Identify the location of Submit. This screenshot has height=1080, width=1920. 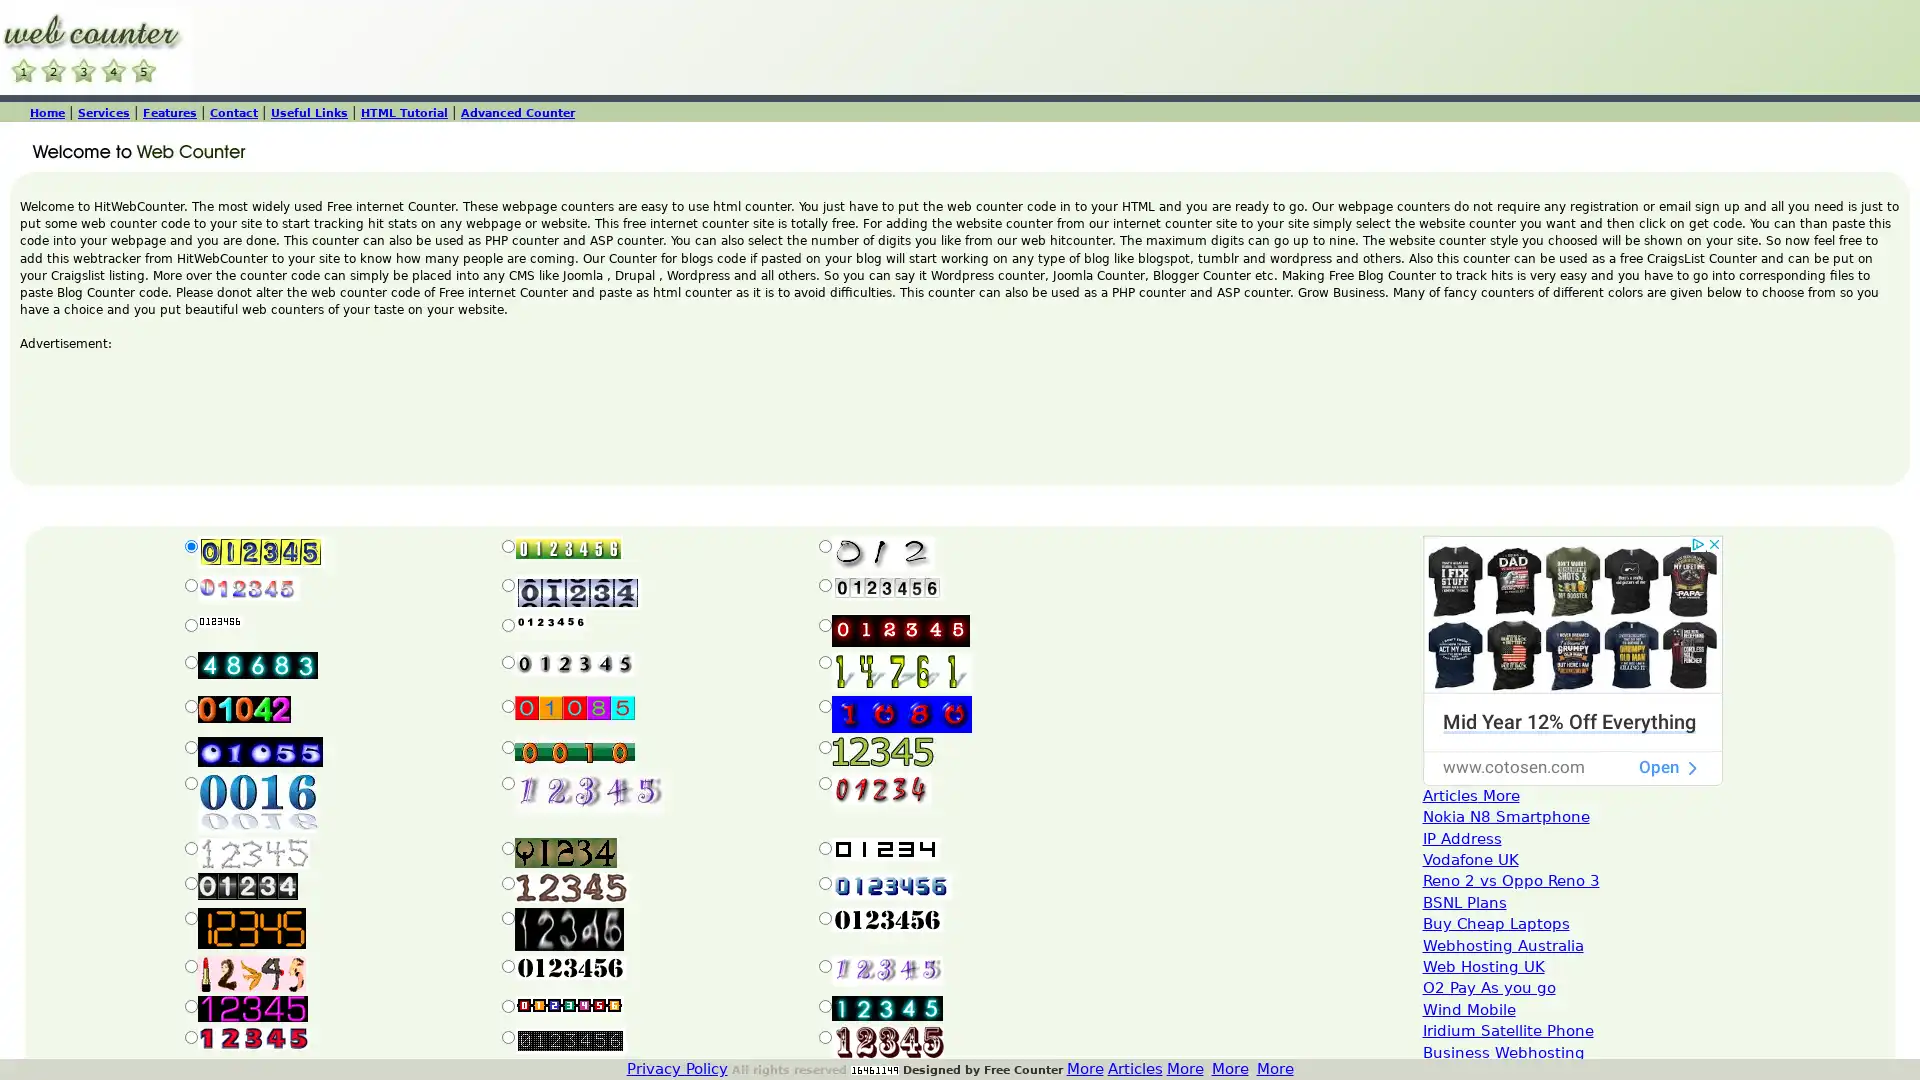
(885, 1008).